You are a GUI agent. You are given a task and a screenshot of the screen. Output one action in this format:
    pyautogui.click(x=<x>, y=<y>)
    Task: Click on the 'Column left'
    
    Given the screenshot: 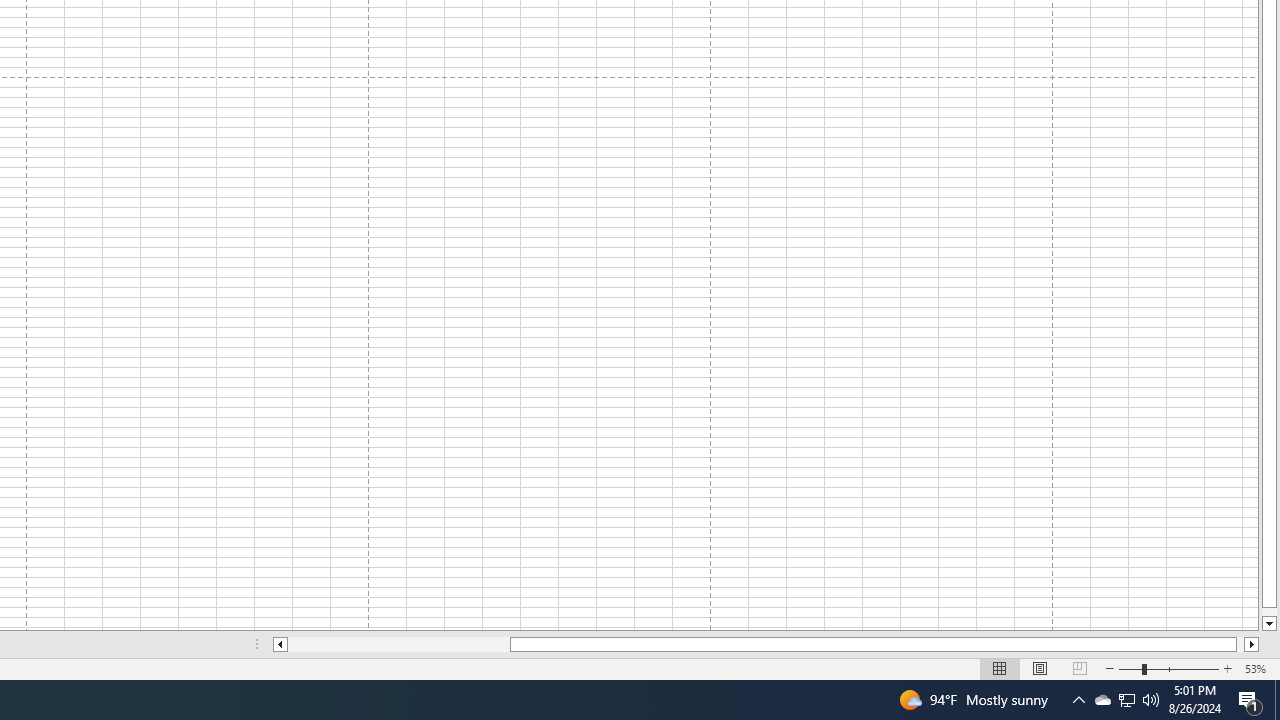 What is the action you would take?
    pyautogui.click(x=278, y=644)
    